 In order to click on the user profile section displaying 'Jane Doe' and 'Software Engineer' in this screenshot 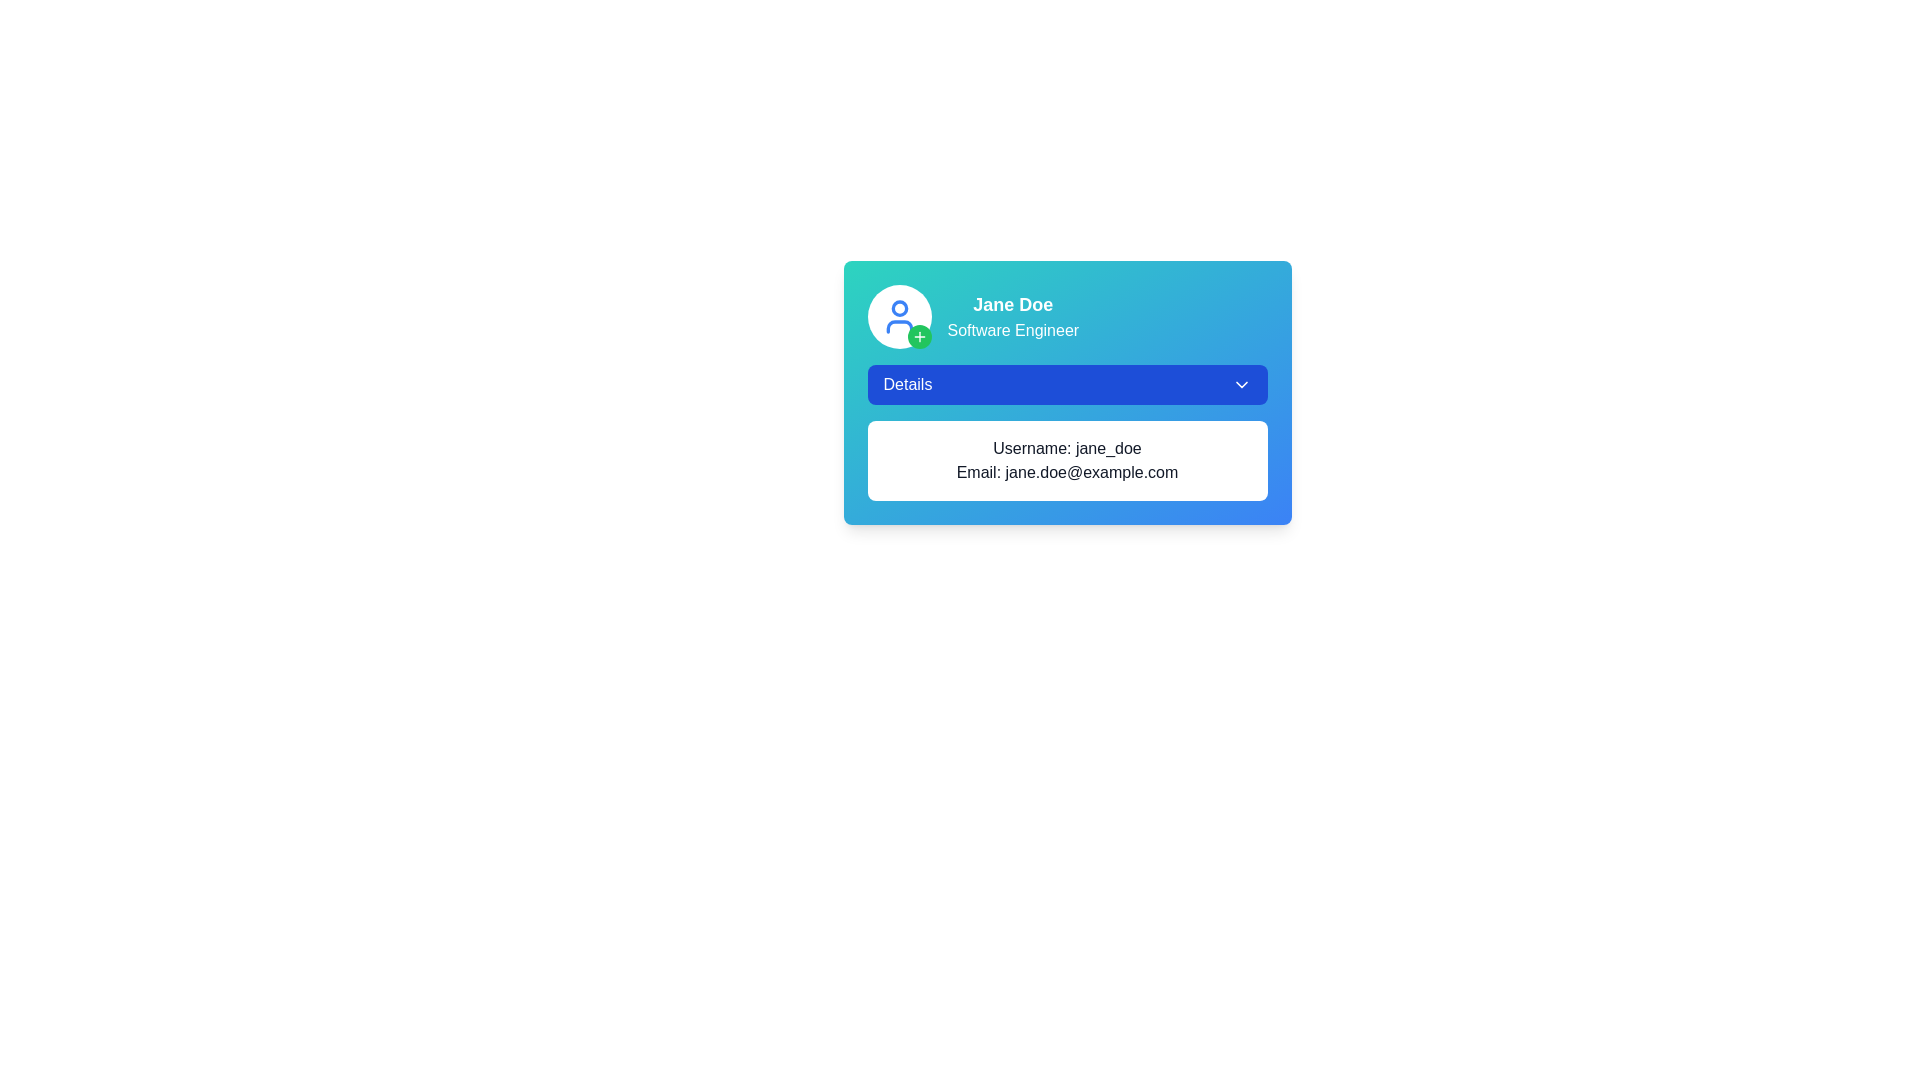, I will do `click(1066, 315)`.